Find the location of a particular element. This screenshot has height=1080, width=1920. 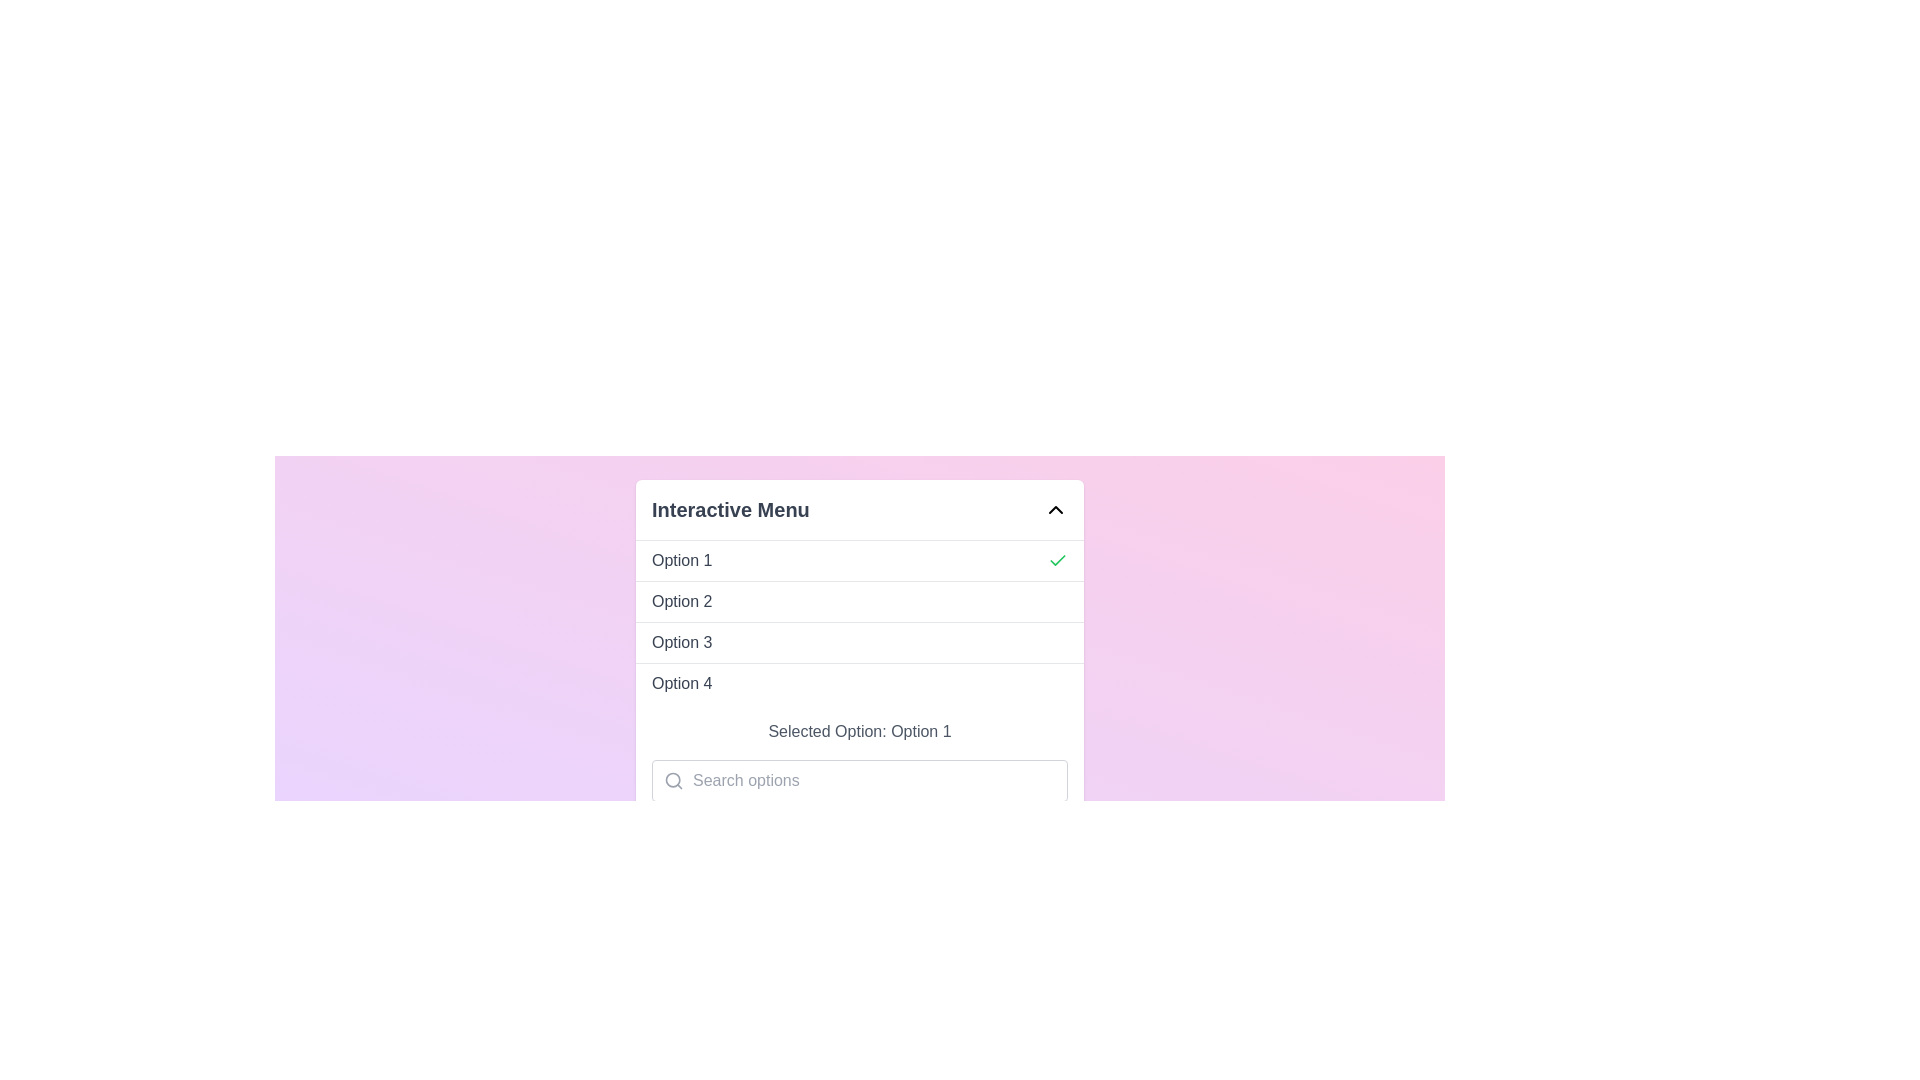

the chevron icon located to the far right of the 'Interactive Menu' header is located at coordinates (1055, 508).